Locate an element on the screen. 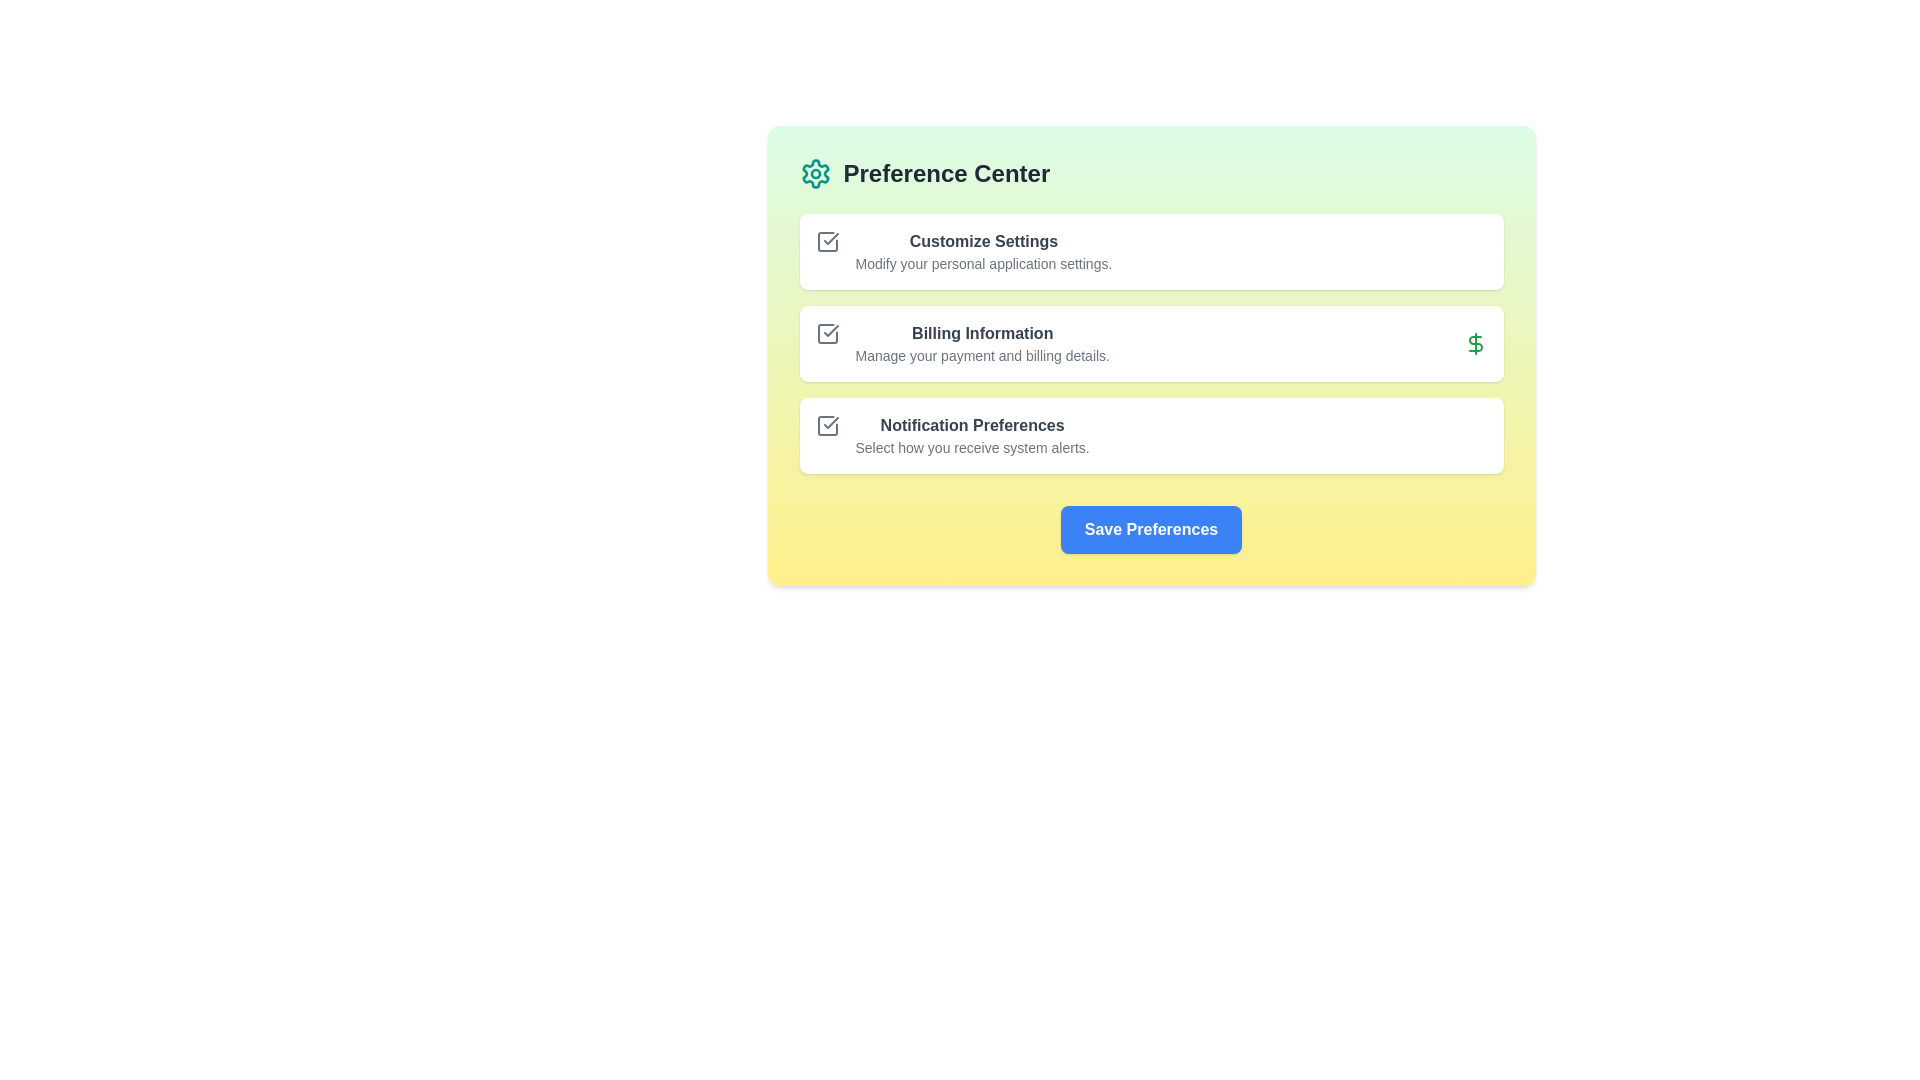 This screenshot has width=1920, height=1080. the cogwheel icon representing settings, located to the left of the 'Preference Center' title is located at coordinates (815, 172).